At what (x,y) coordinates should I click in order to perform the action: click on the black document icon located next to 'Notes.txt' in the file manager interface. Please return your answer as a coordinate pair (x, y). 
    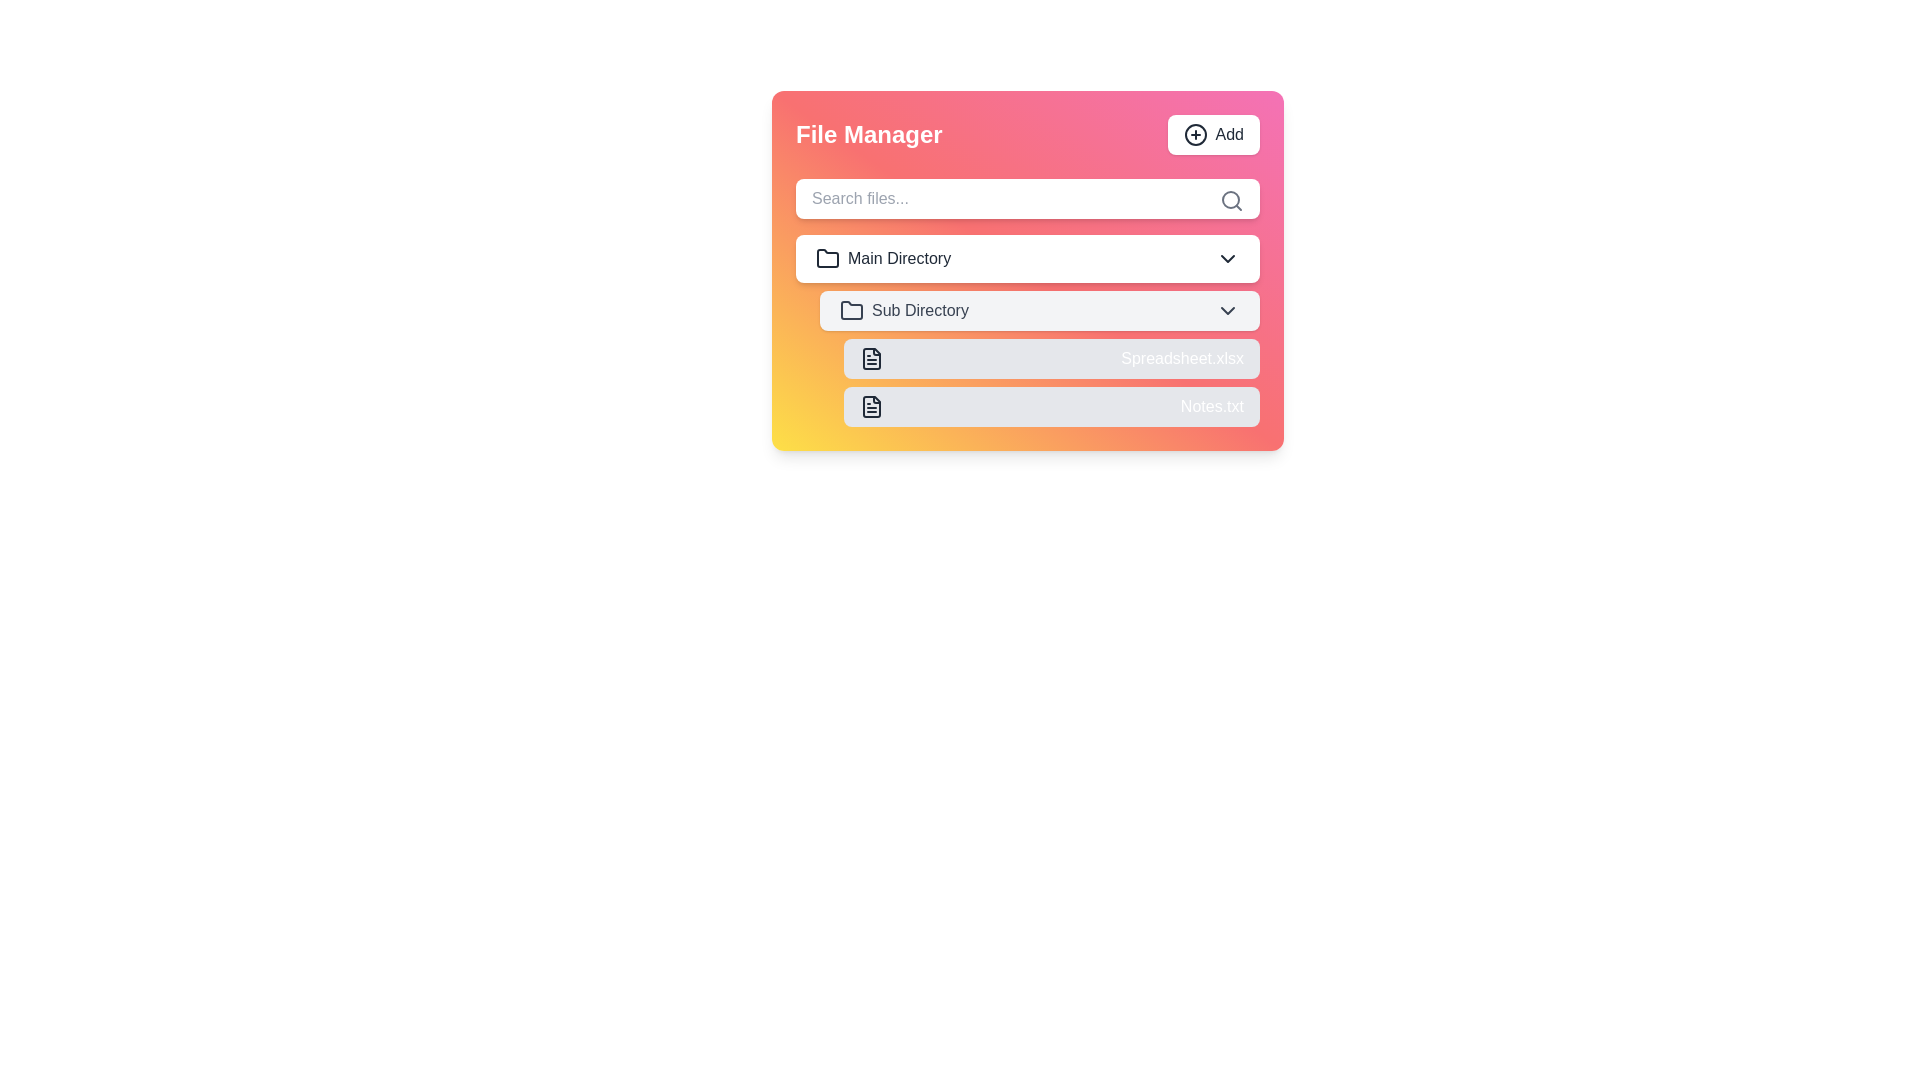
    Looking at the image, I should click on (872, 406).